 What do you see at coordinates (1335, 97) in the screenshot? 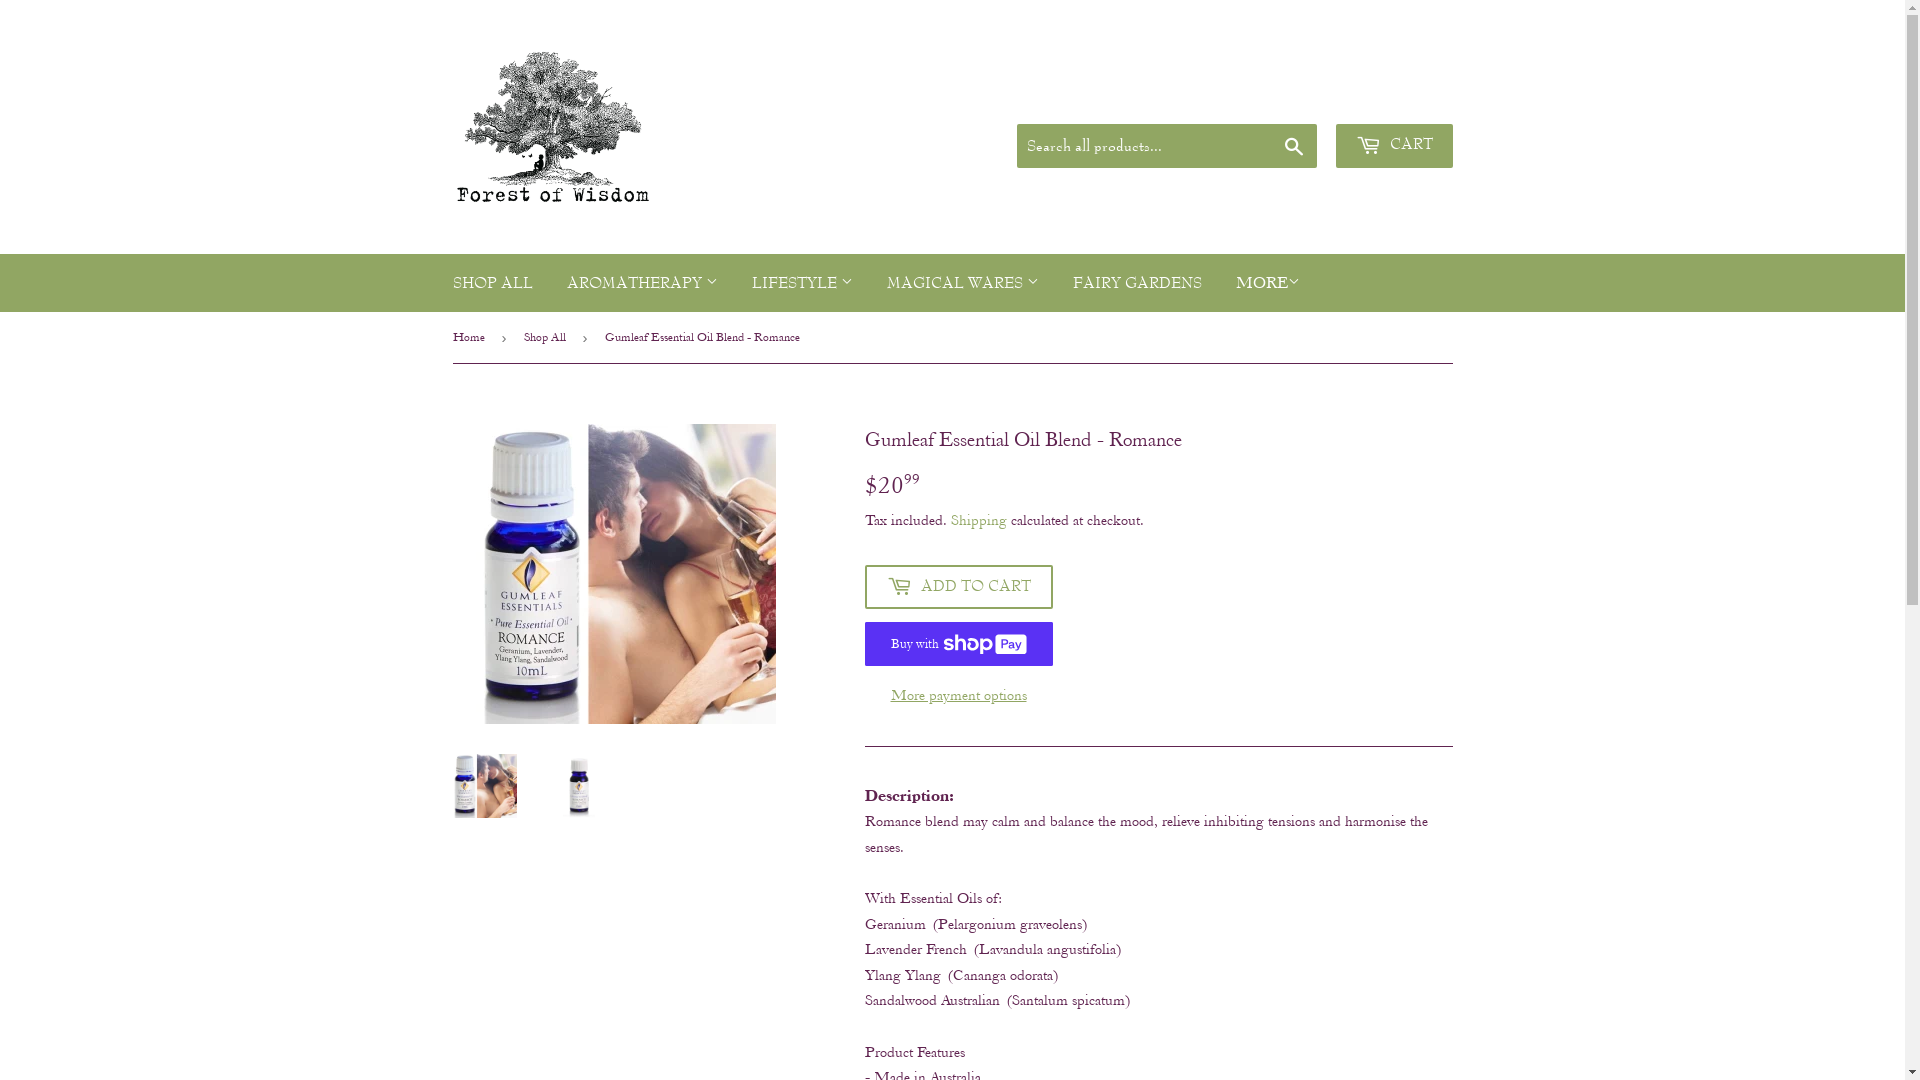
I see `'Create an Account'` at bounding box center [1335, 97].